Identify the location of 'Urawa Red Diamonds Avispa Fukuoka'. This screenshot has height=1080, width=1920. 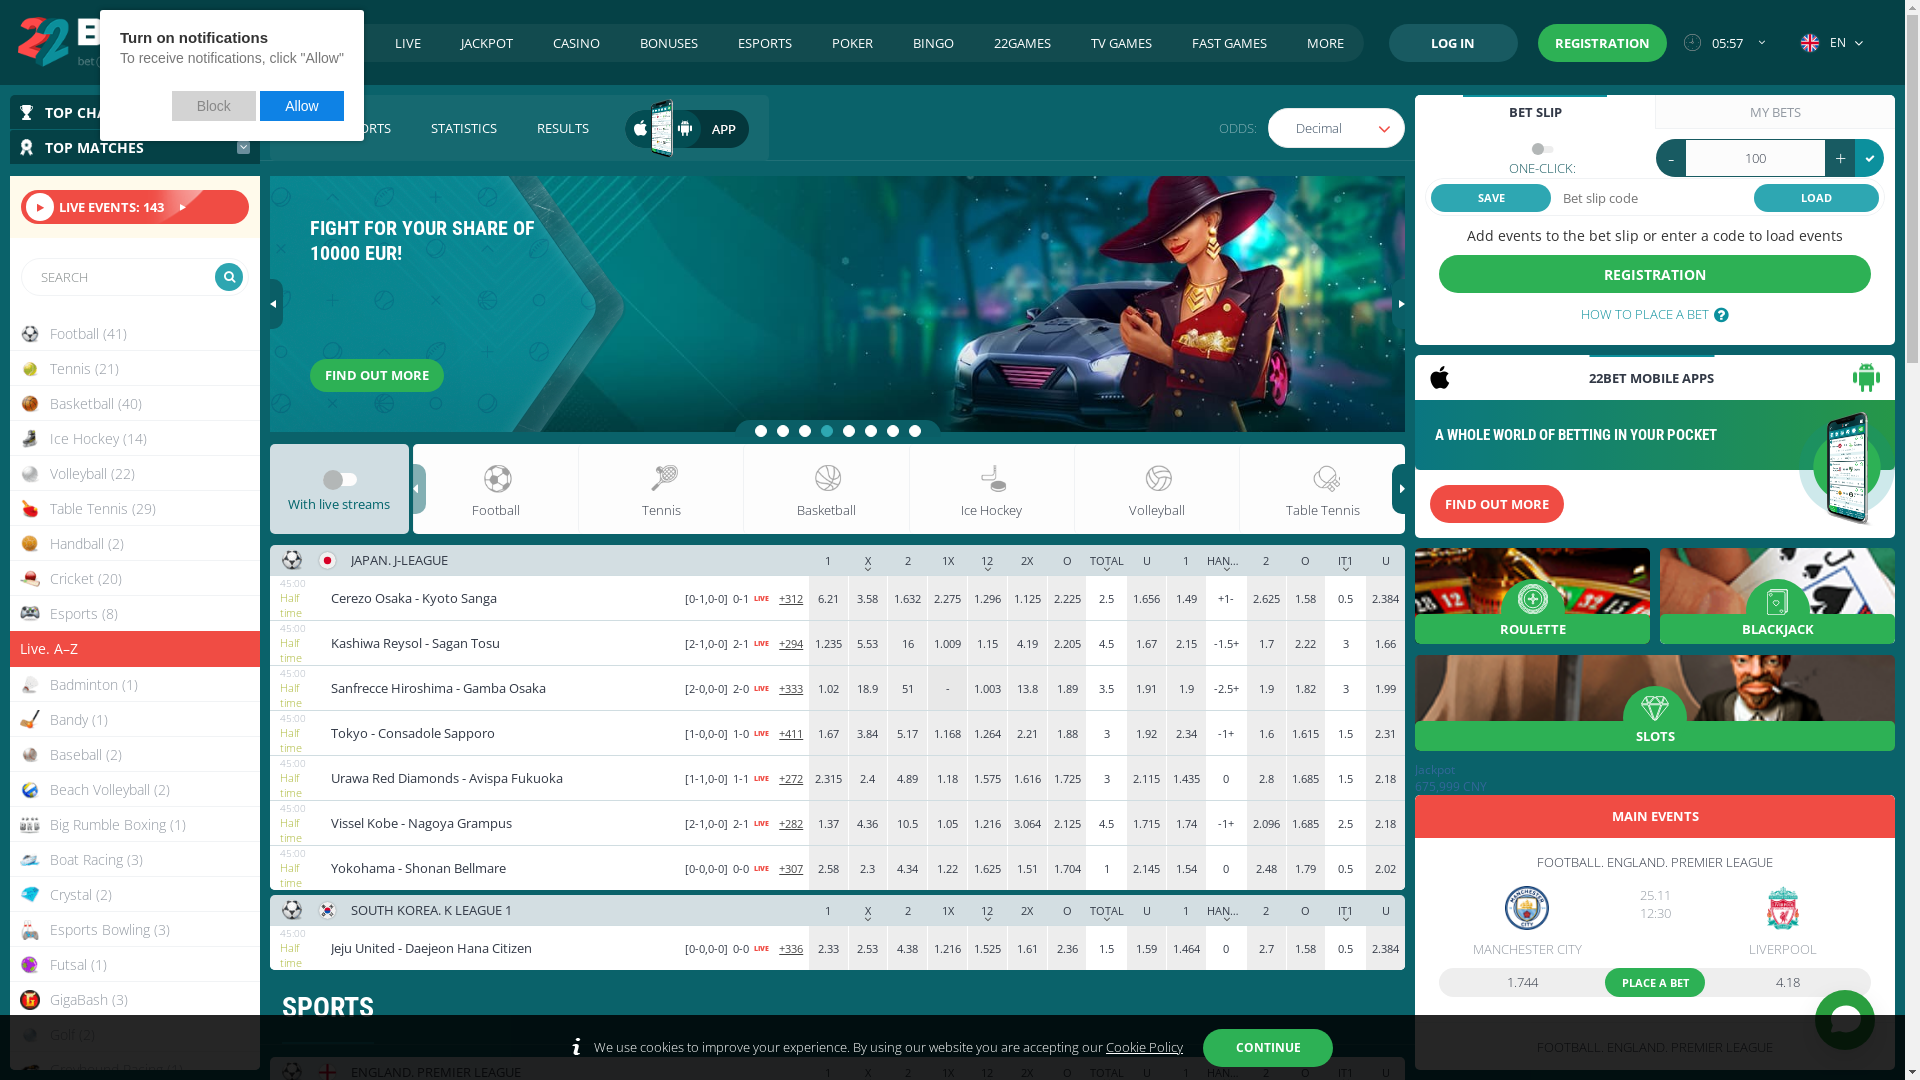
(500, 777).